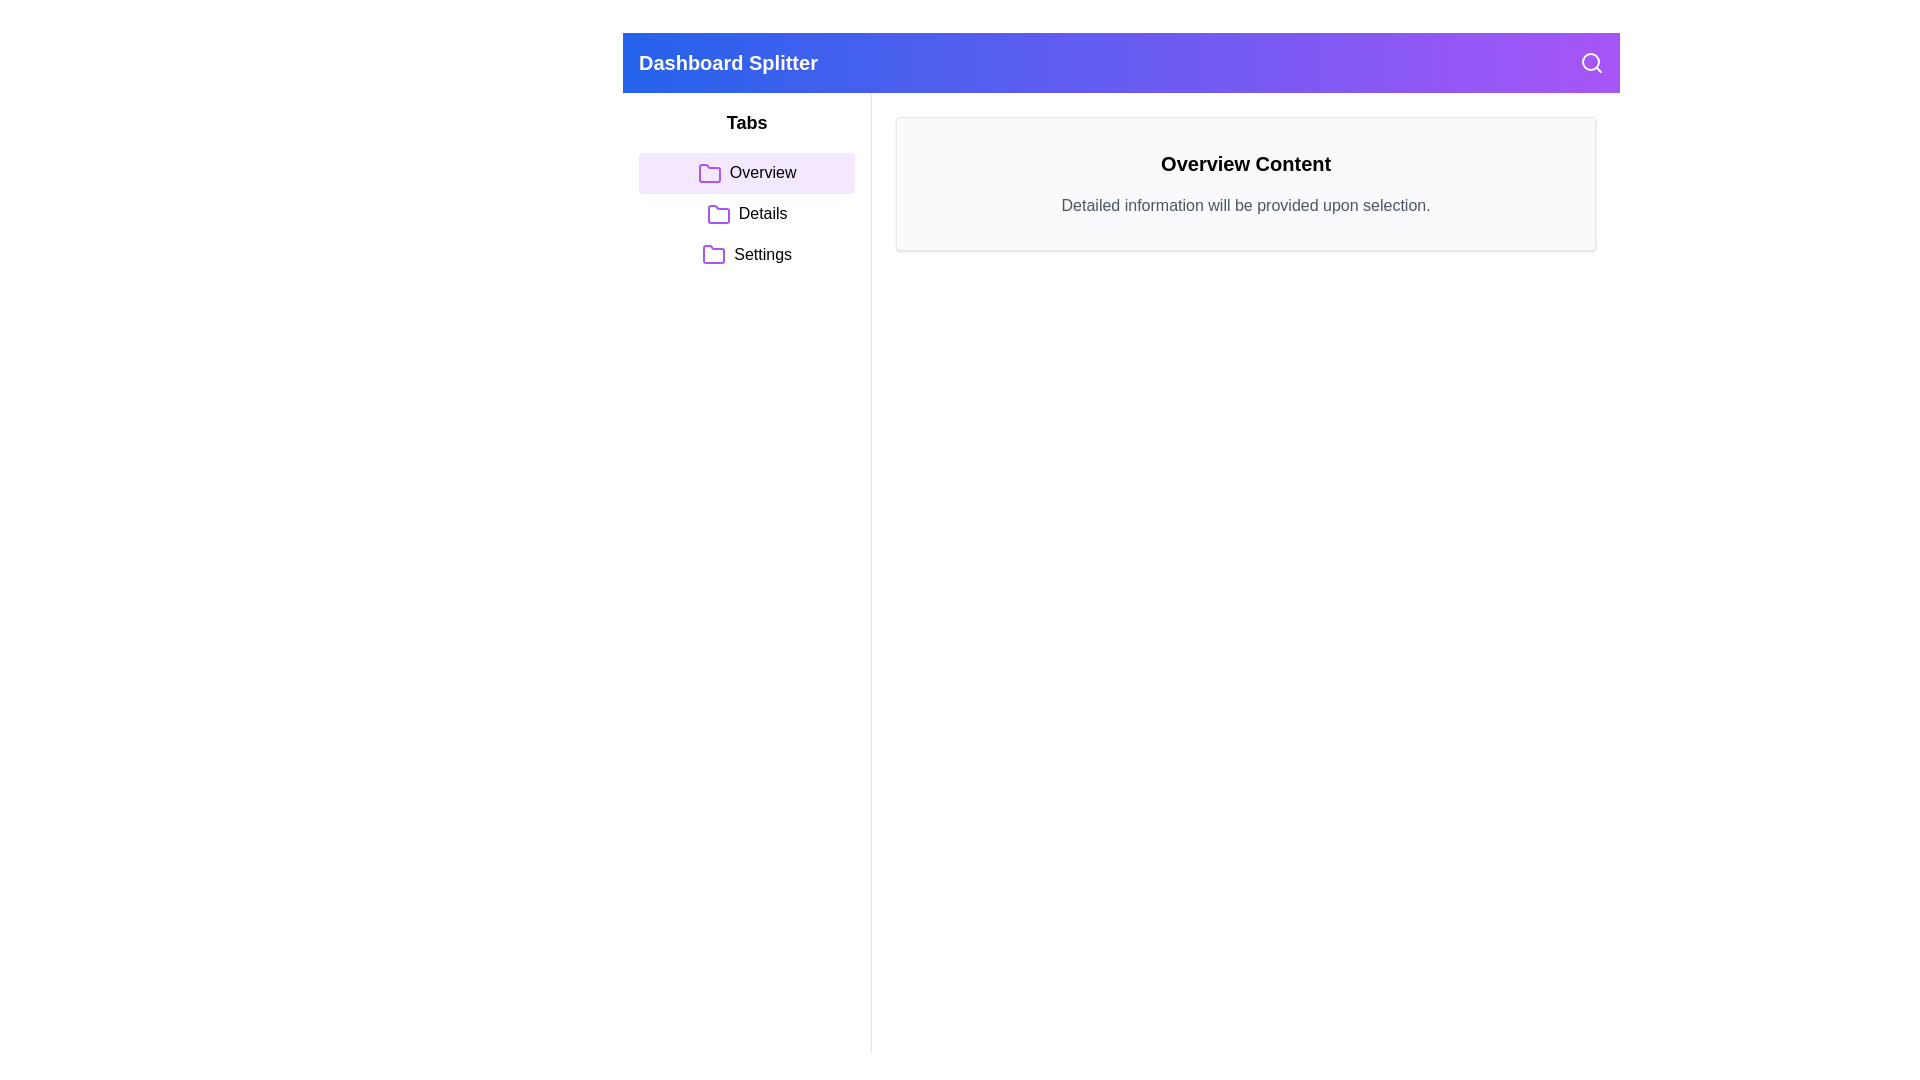  What do you see at coordinates (1589, 60) in the screenshot?
I see `the circular part of the magnifying glass icon located in the top-right corner of the application interface` at bounding box center [1589, 60].